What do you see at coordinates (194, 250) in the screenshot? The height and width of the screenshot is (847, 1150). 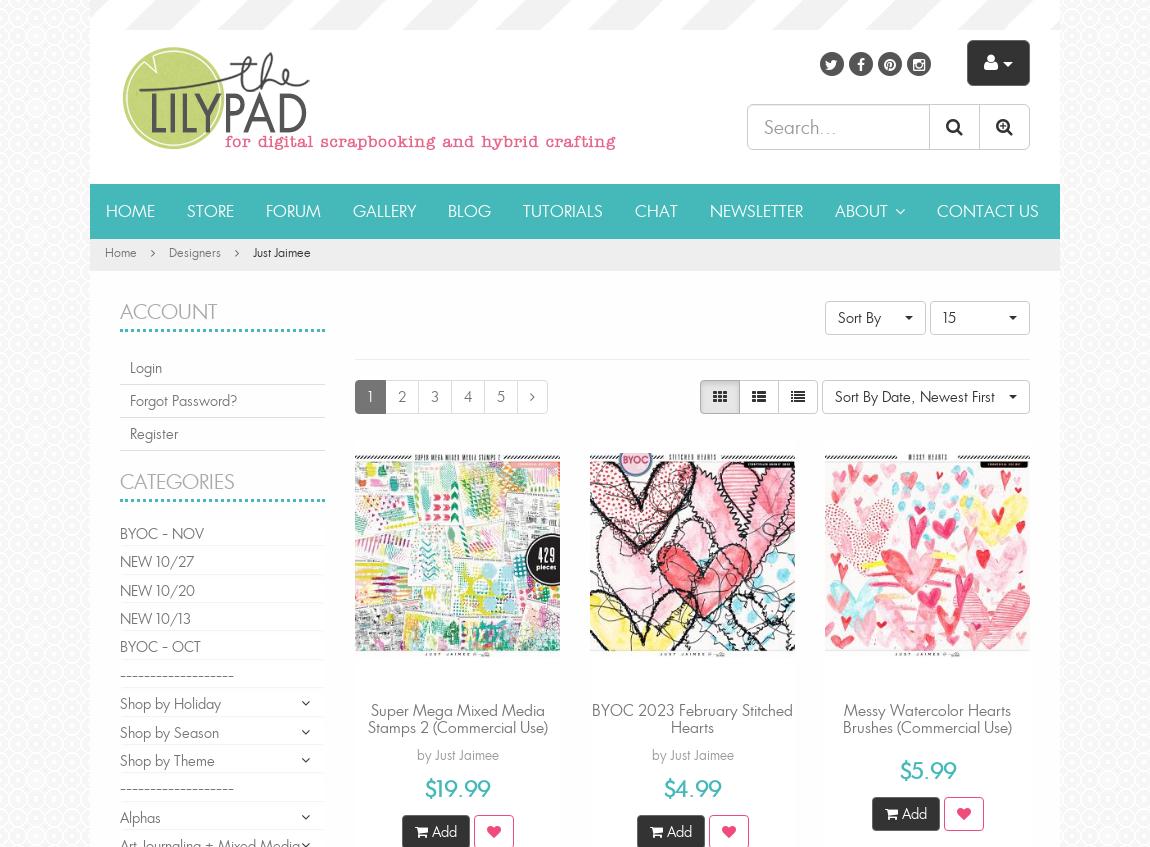 I see `'Designers'` at bounding box center [194, 250].